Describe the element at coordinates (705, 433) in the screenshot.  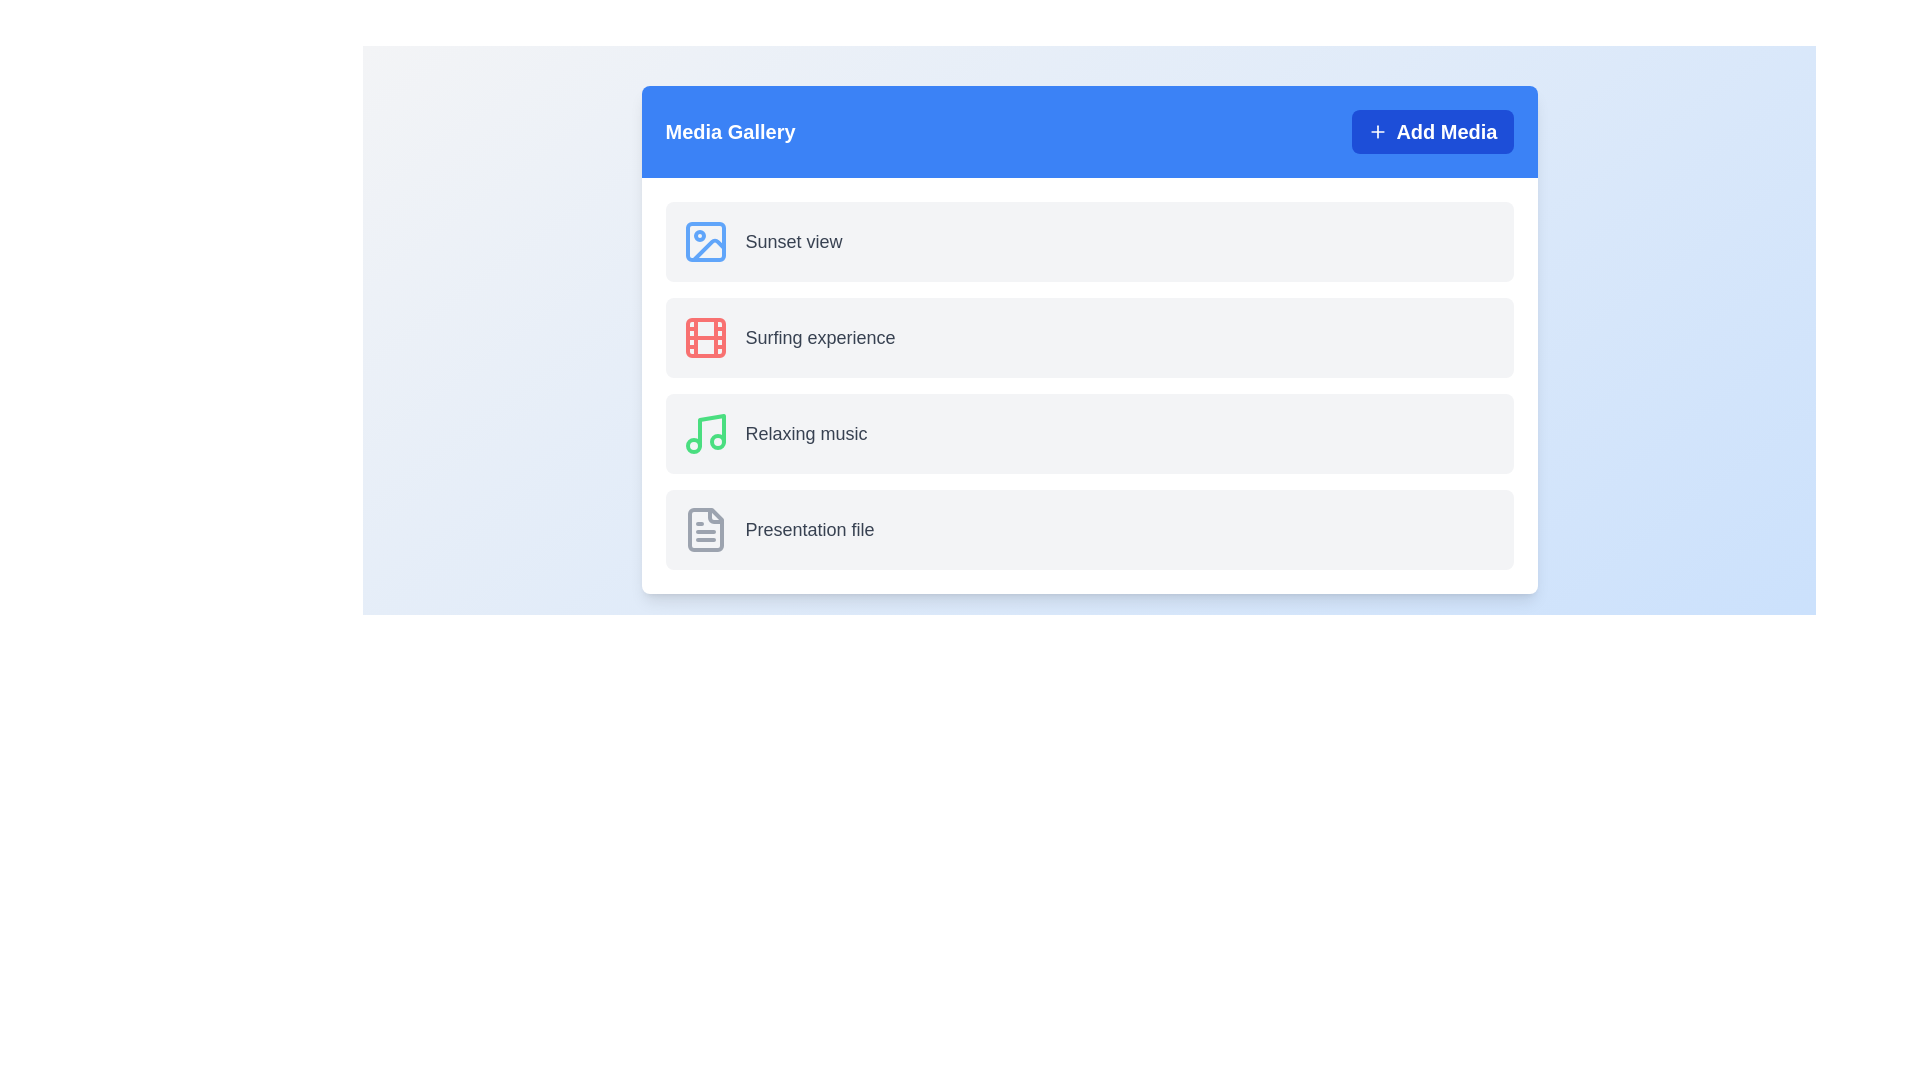
I see `the green music note icon in the 'Media Gallery' section, positioned to the left of the 'Relaxing music' list item` at that location.